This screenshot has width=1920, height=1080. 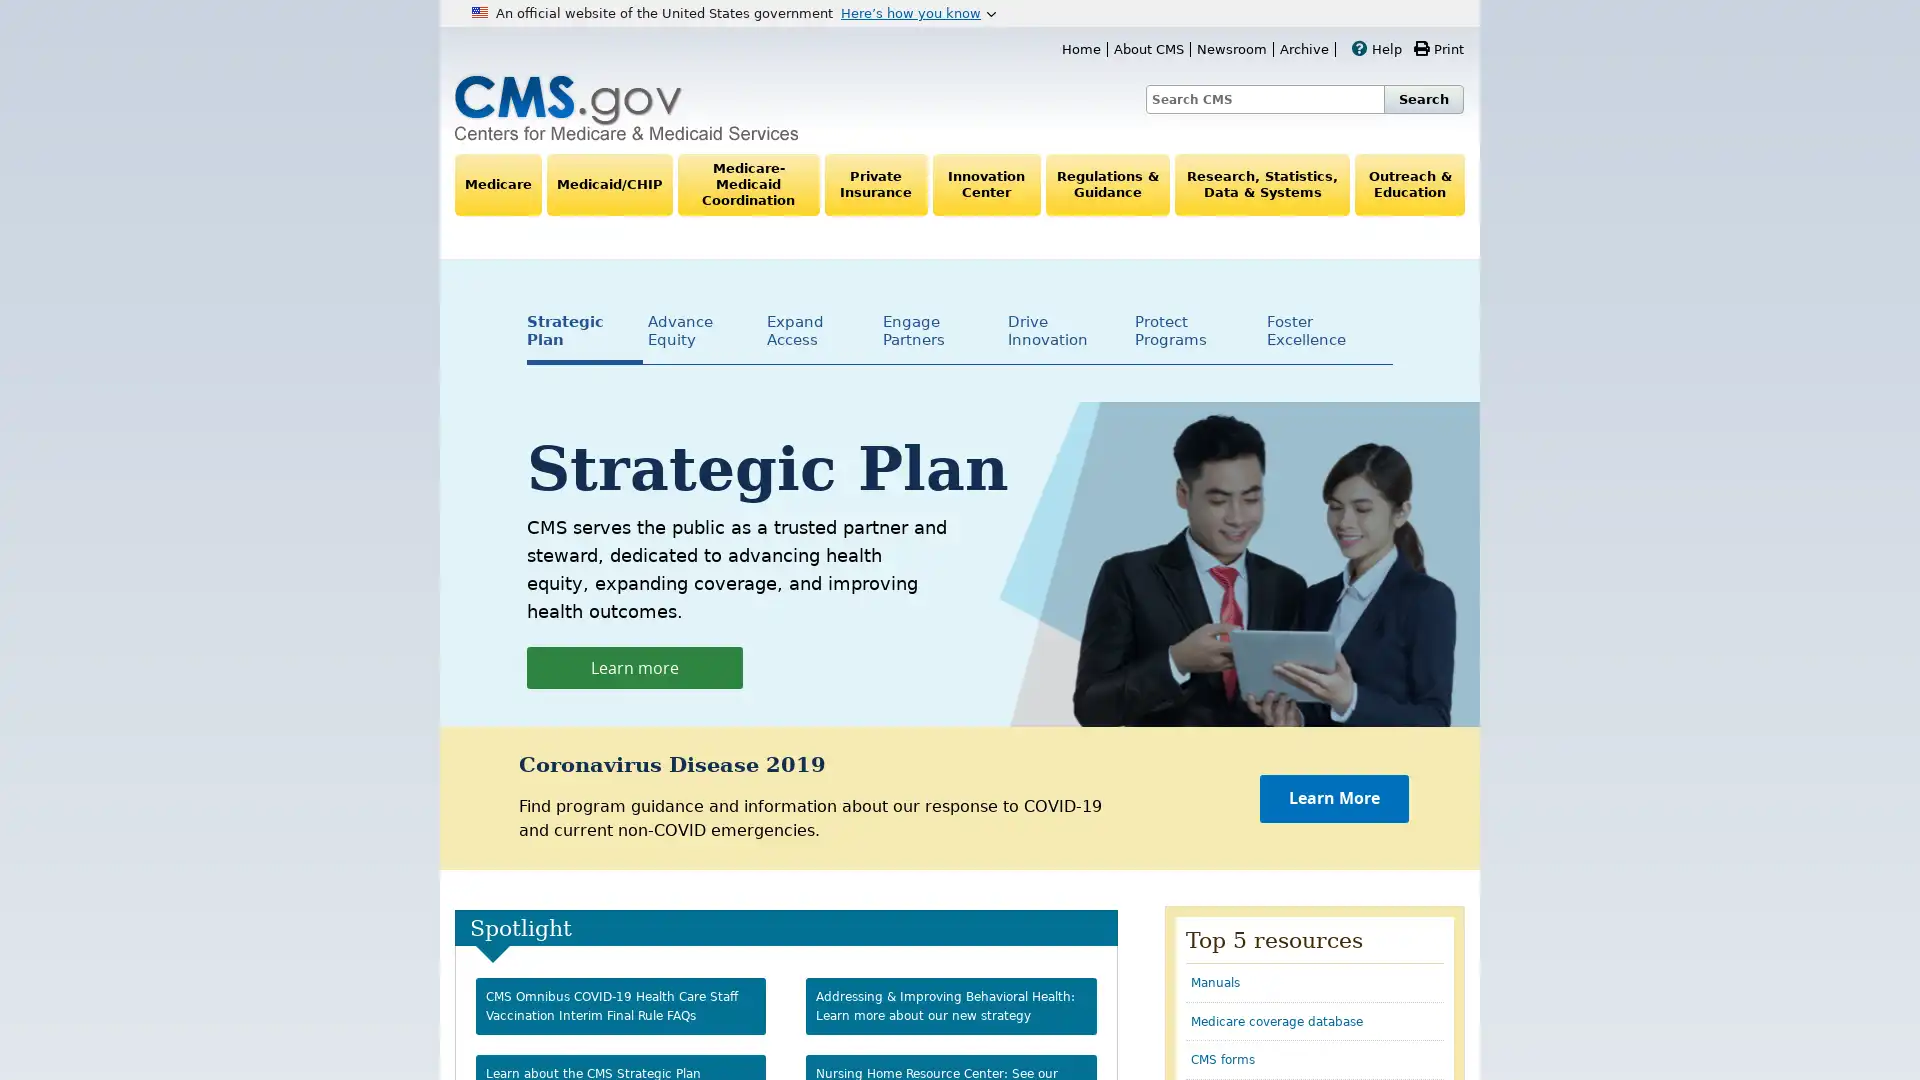 What do you see at coordinates (633, 667) in the screenshot?
I see `Learn more` at bounding box center [633, 667].